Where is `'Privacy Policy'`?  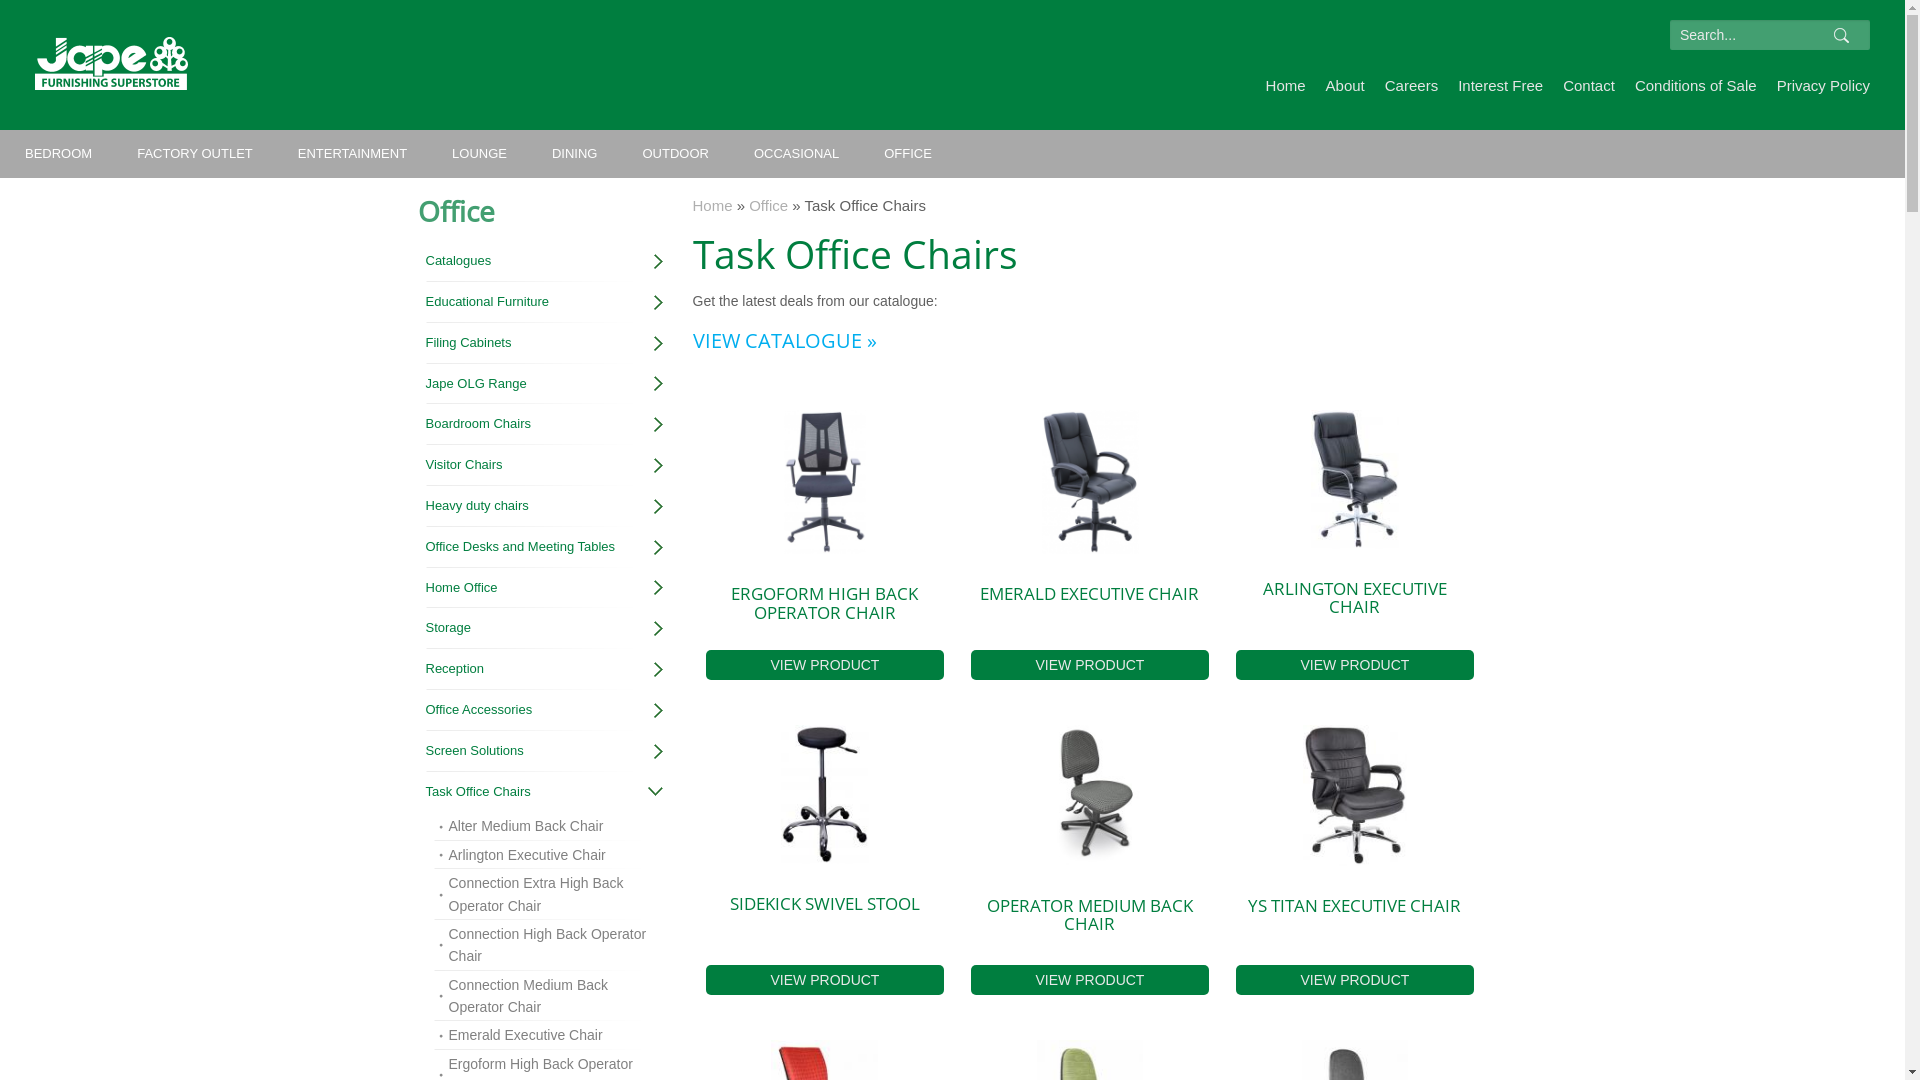
'Privacy Policy' is located at coordinates (1823, 84).